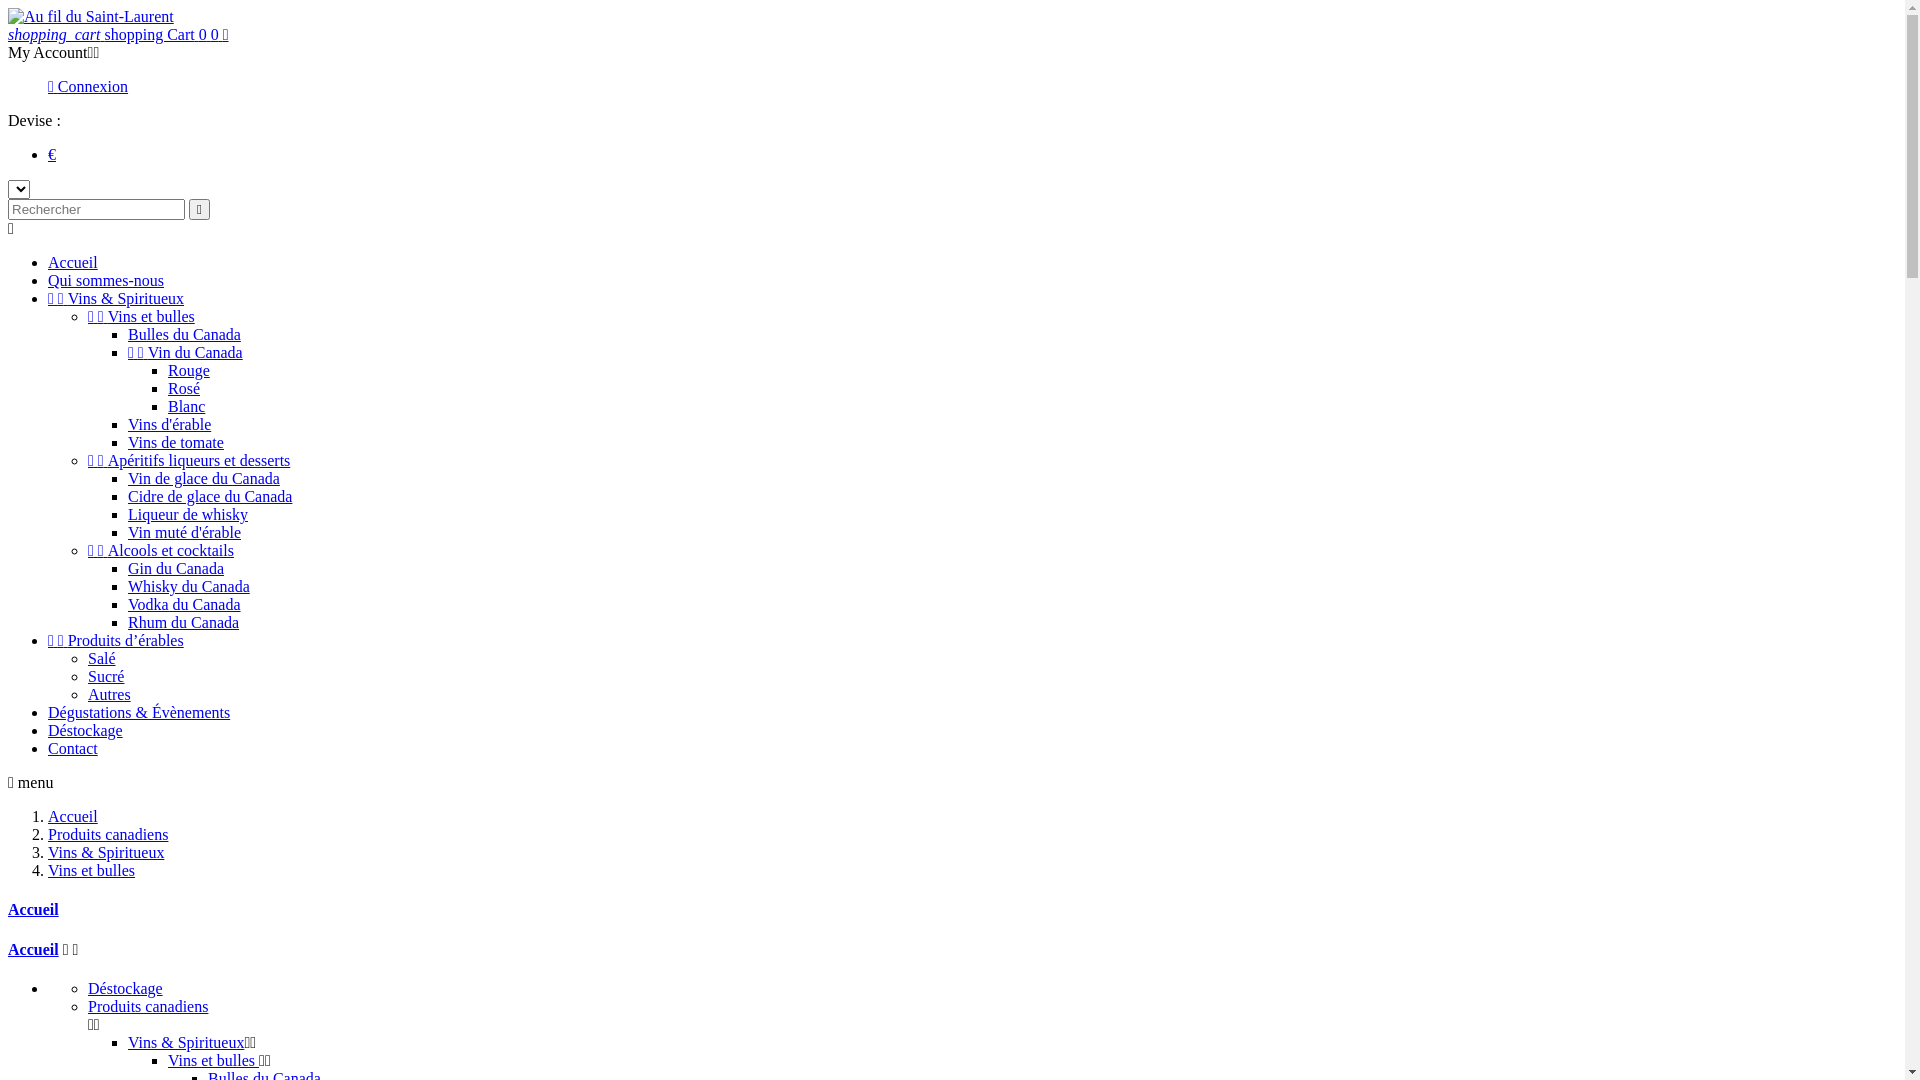 The height and width of the screenshot is (1080, 1920). Describe the element at coordinates (147, 1006) in the screenshot. I see `'Produits canadiens'` at that location.